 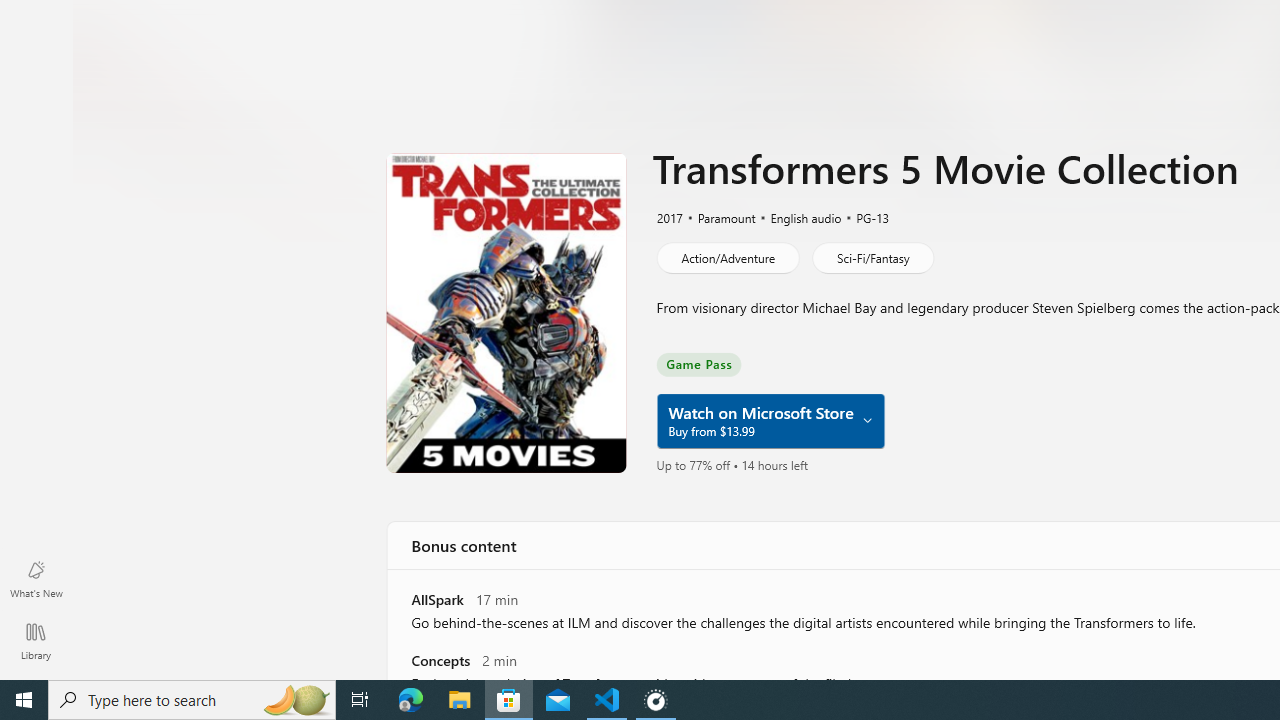 What do you see at coordinates (872, 257) in the screenshot?
I see `'Sci-Fi/Fantasy'` at bounding box center [872, 257].